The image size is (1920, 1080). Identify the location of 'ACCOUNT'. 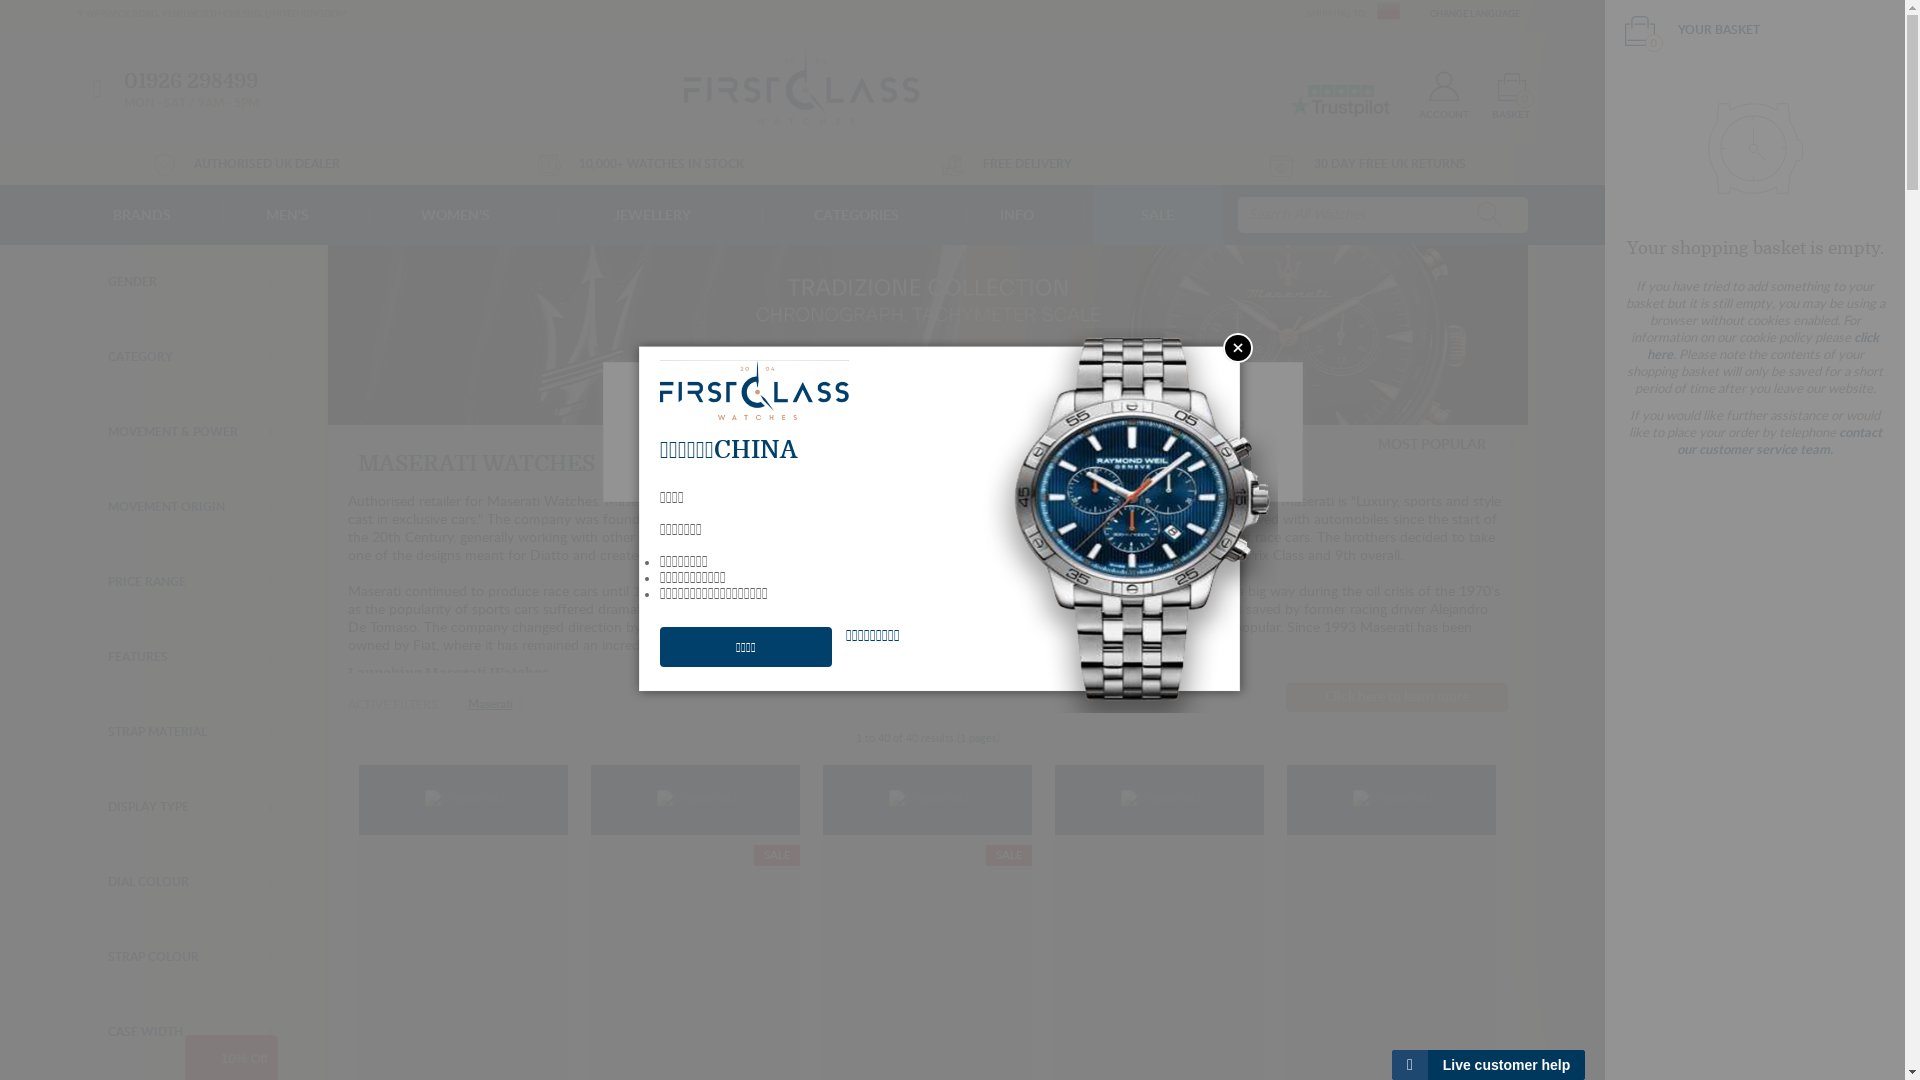
(1426, 95).